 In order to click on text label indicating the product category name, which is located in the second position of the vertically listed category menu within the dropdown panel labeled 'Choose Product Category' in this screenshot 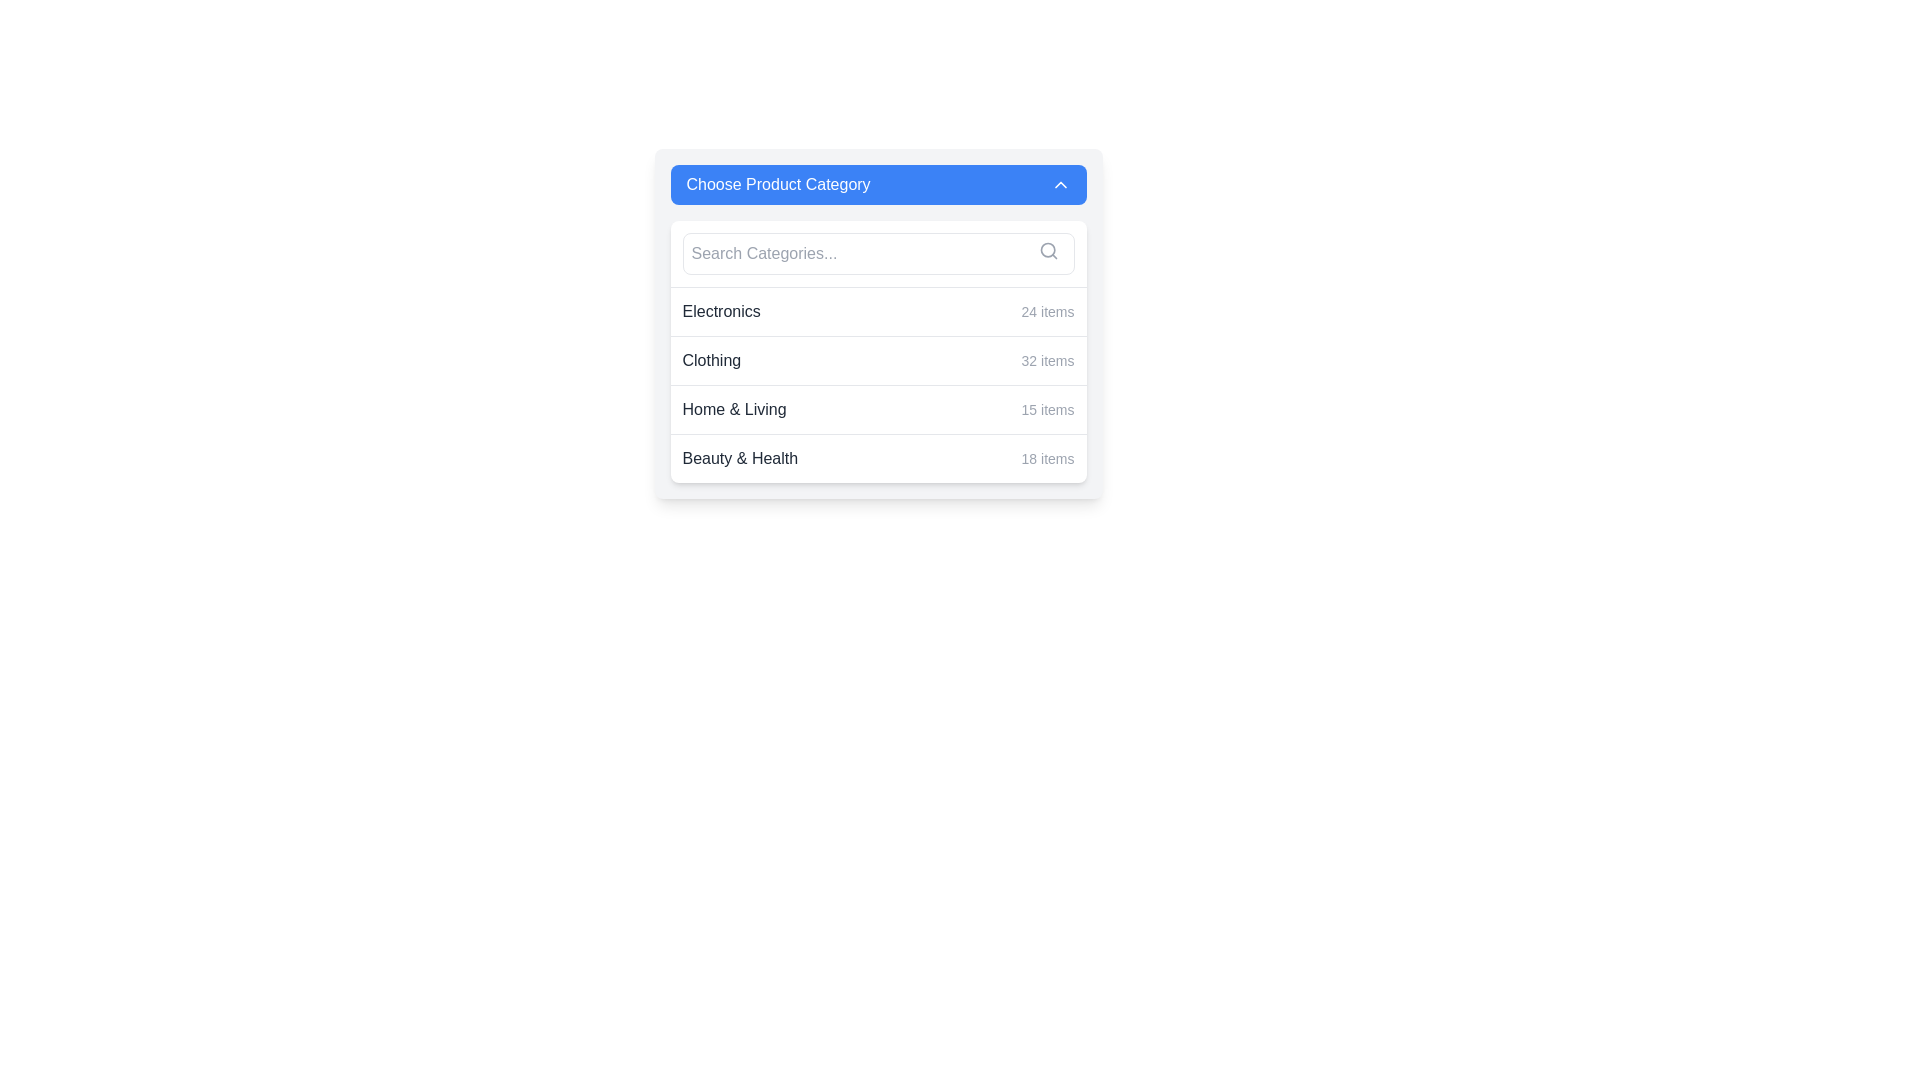, I will do `click(711, 361)`.